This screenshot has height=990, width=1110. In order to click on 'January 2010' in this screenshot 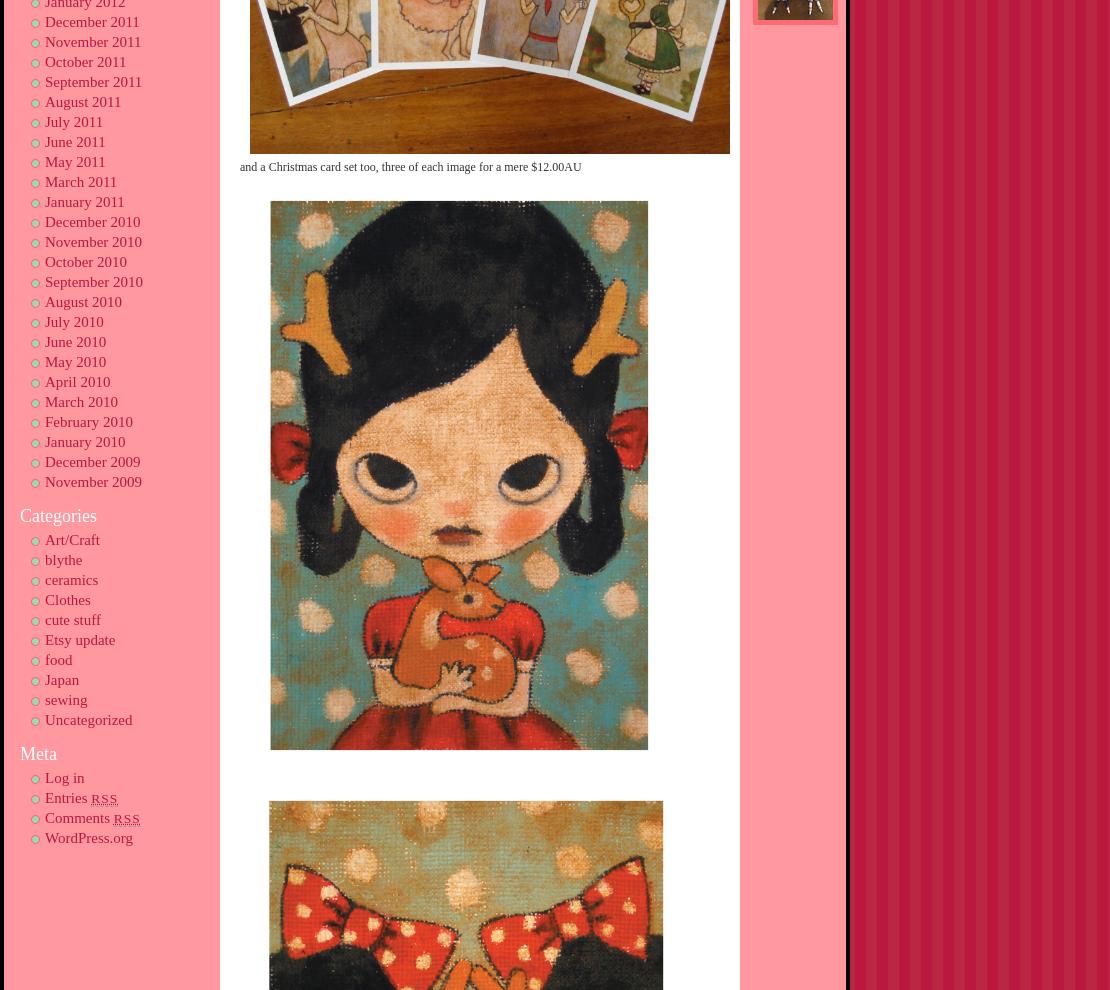, I will do `click(84, 441)`.